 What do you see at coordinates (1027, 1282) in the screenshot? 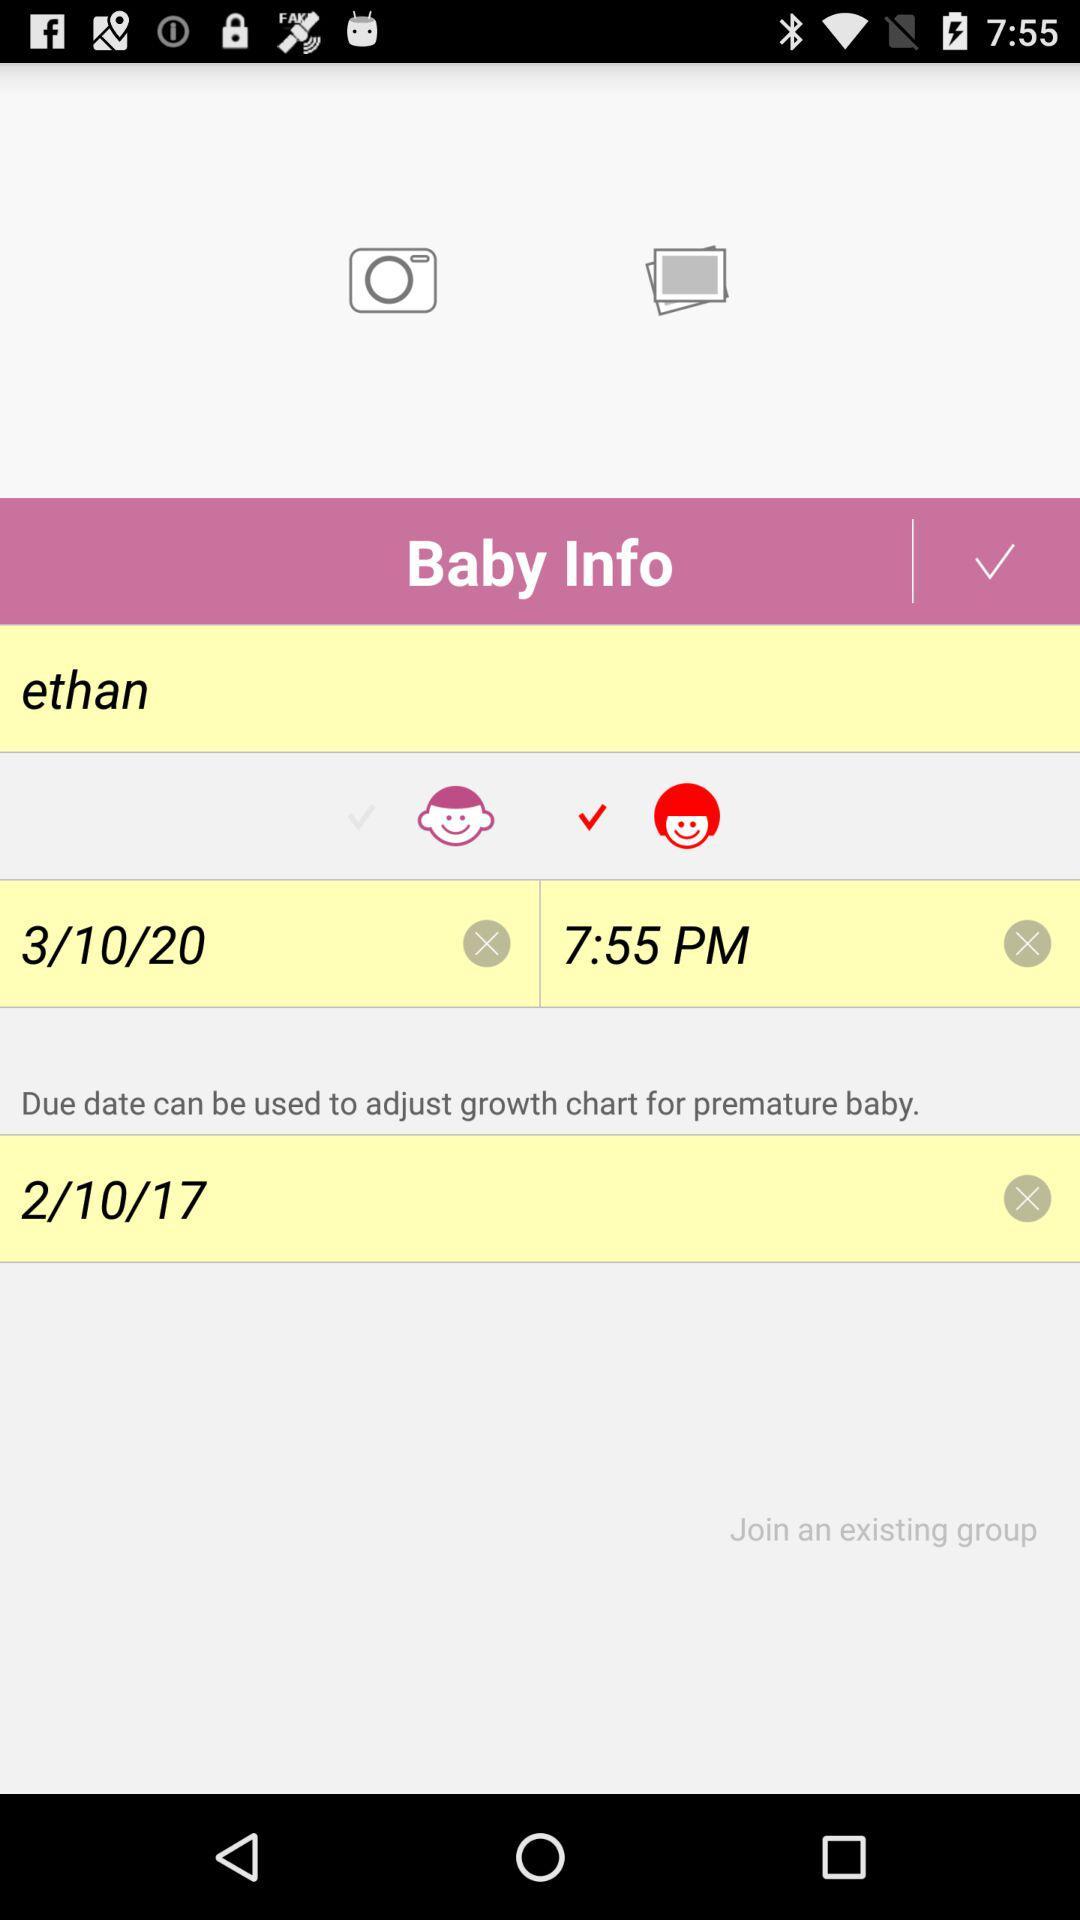
I see `the close icon` at bounding box center [1027, 1282].